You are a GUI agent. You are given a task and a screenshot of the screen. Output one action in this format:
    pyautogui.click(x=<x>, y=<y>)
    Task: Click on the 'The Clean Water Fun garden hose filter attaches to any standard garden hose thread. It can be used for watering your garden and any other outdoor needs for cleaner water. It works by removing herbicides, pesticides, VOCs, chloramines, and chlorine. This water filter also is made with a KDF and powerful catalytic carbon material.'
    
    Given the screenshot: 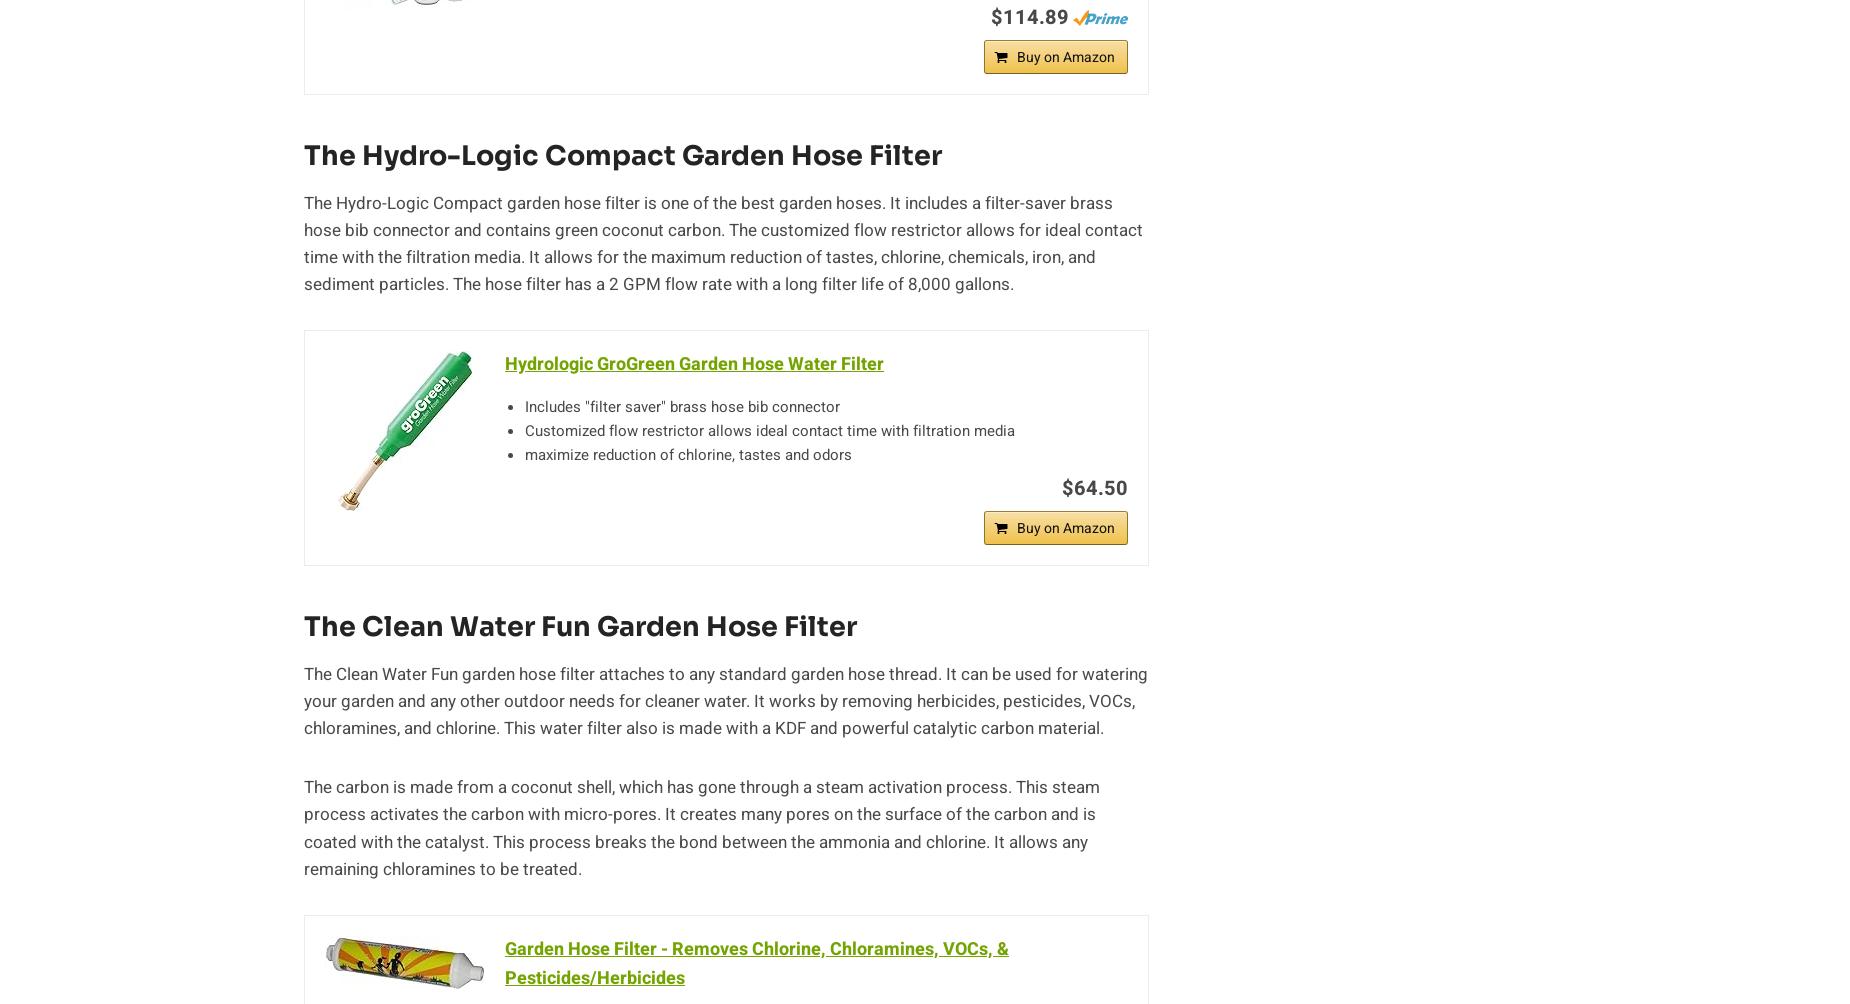 What is the action you would take?
    pyautogui.click(x=725, y=699)
    